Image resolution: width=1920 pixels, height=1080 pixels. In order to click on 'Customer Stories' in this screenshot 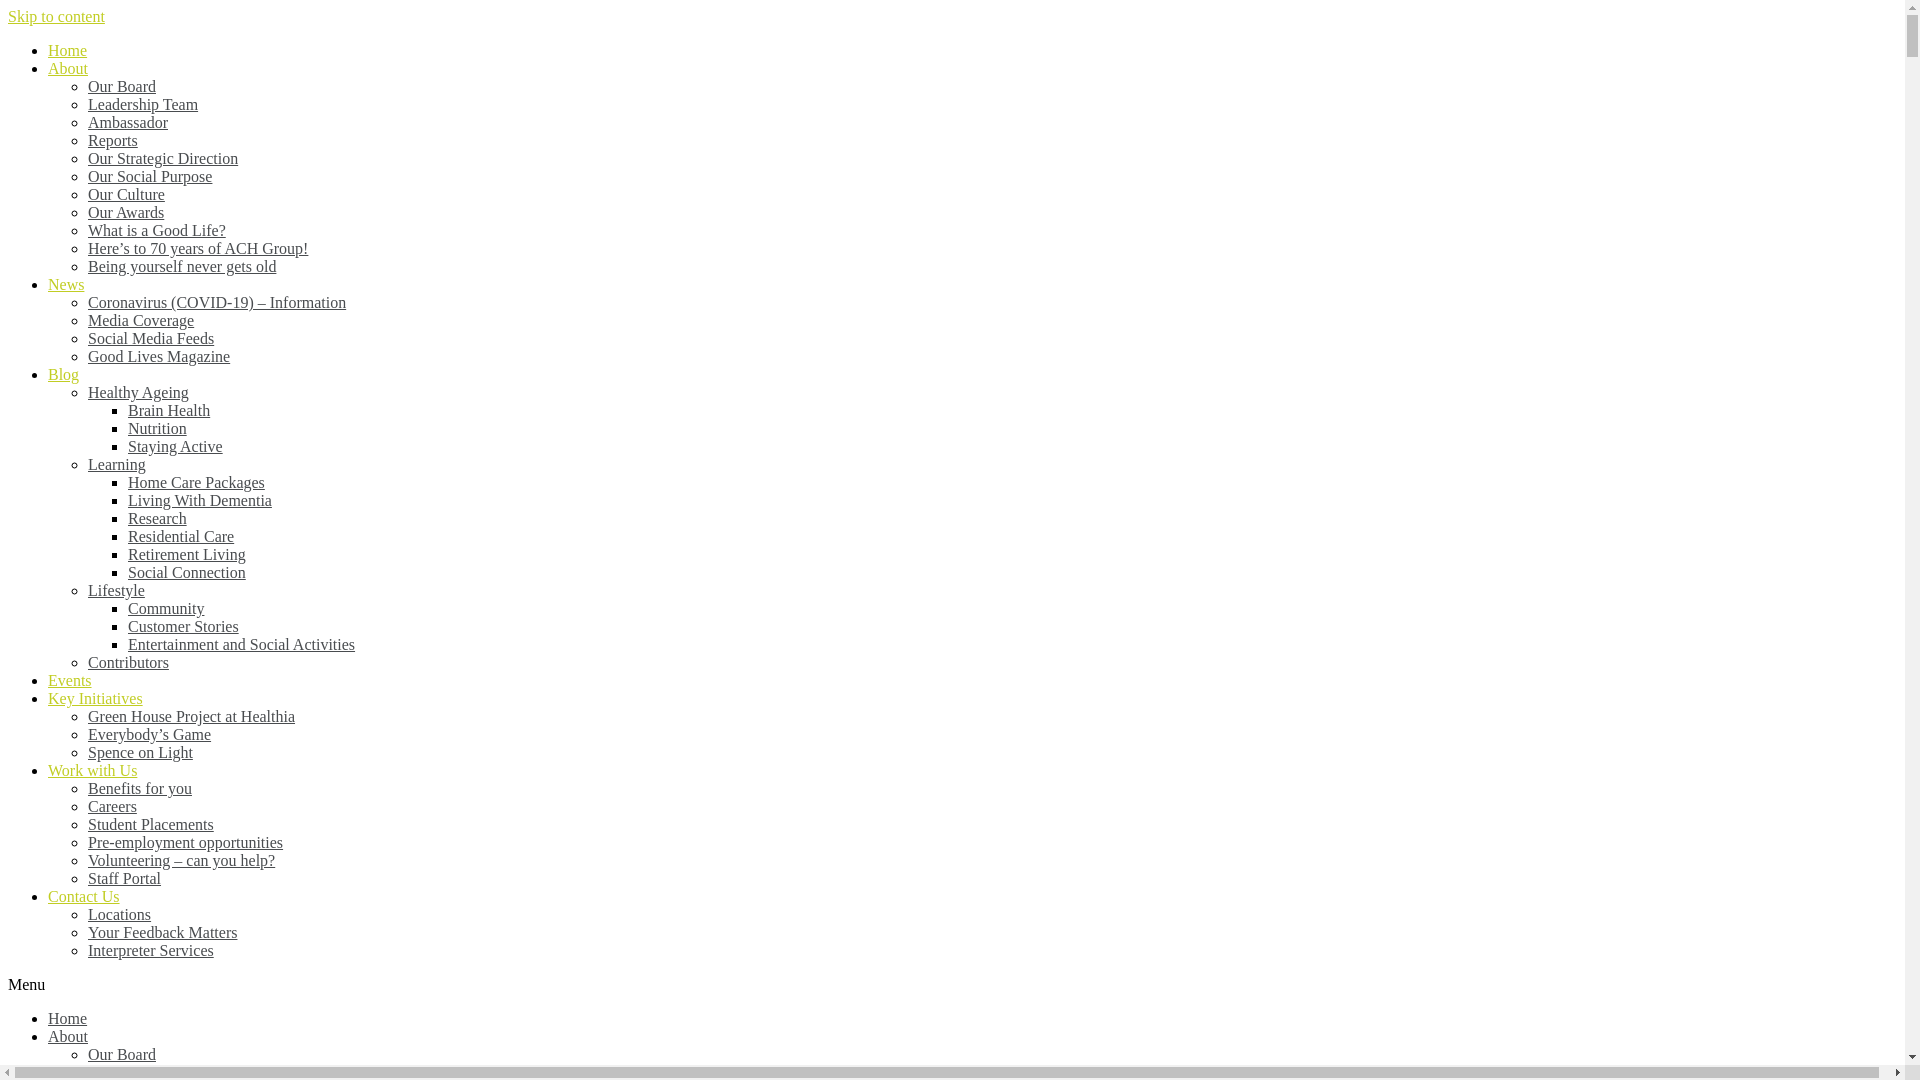, I will do `click(183, 625)`.